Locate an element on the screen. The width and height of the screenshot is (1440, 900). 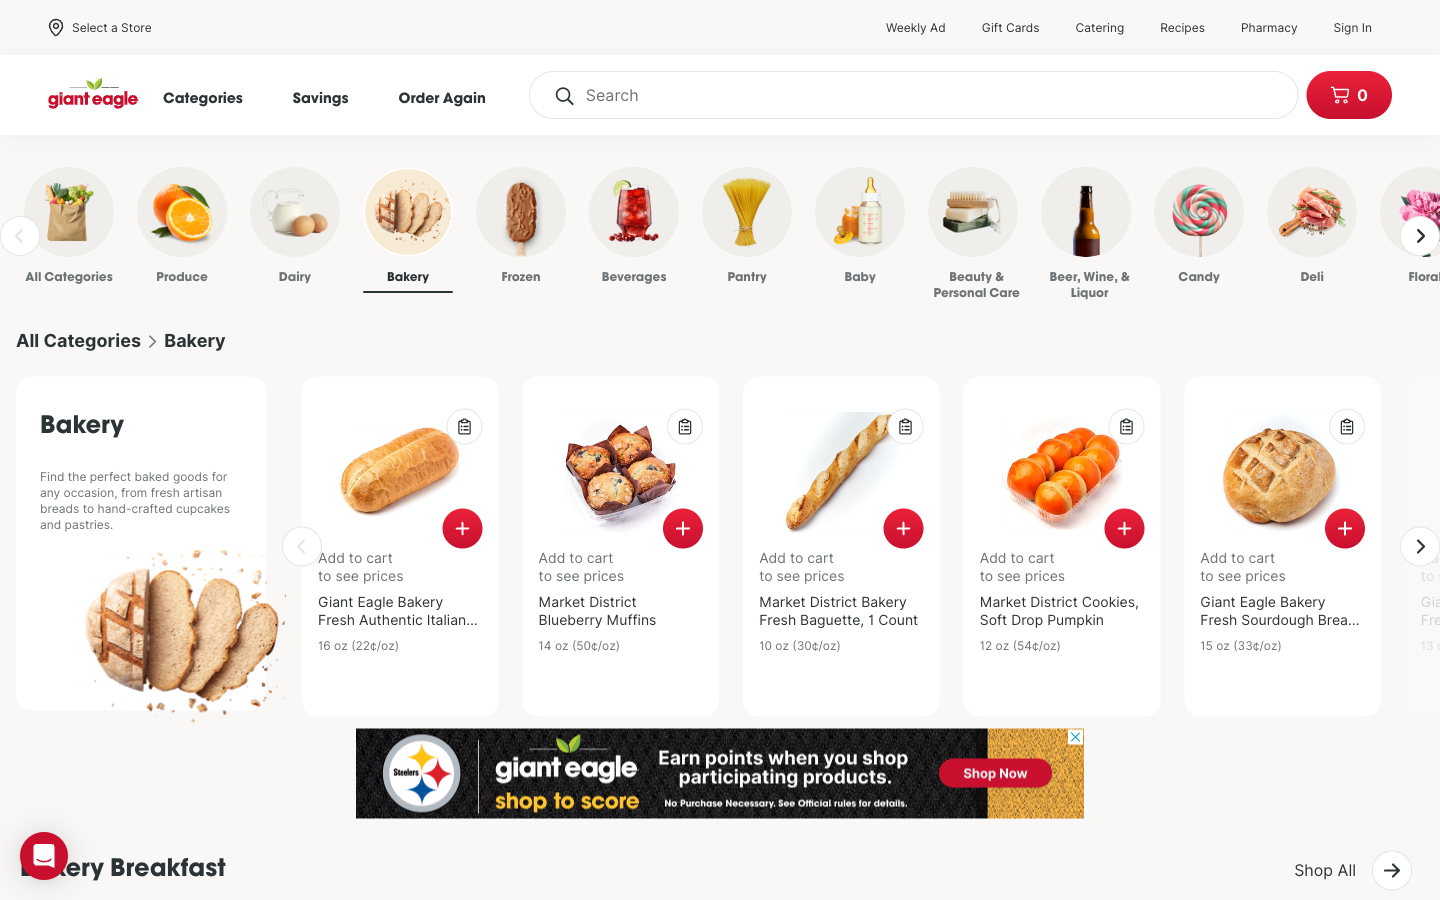
Visit the Deli Category Page is located at coordinates (1280, 229).